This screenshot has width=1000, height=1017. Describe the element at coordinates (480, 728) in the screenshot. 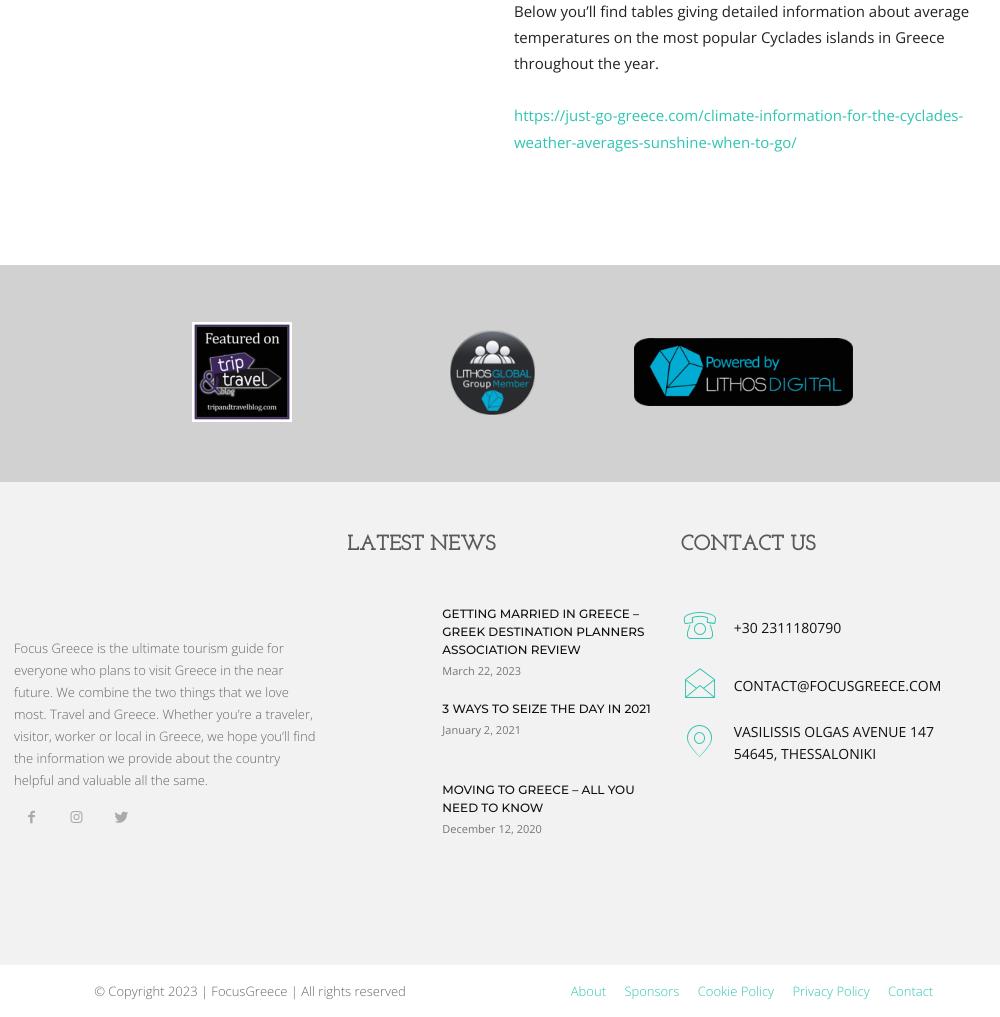

I see `'January 2, 2021'` at that location.